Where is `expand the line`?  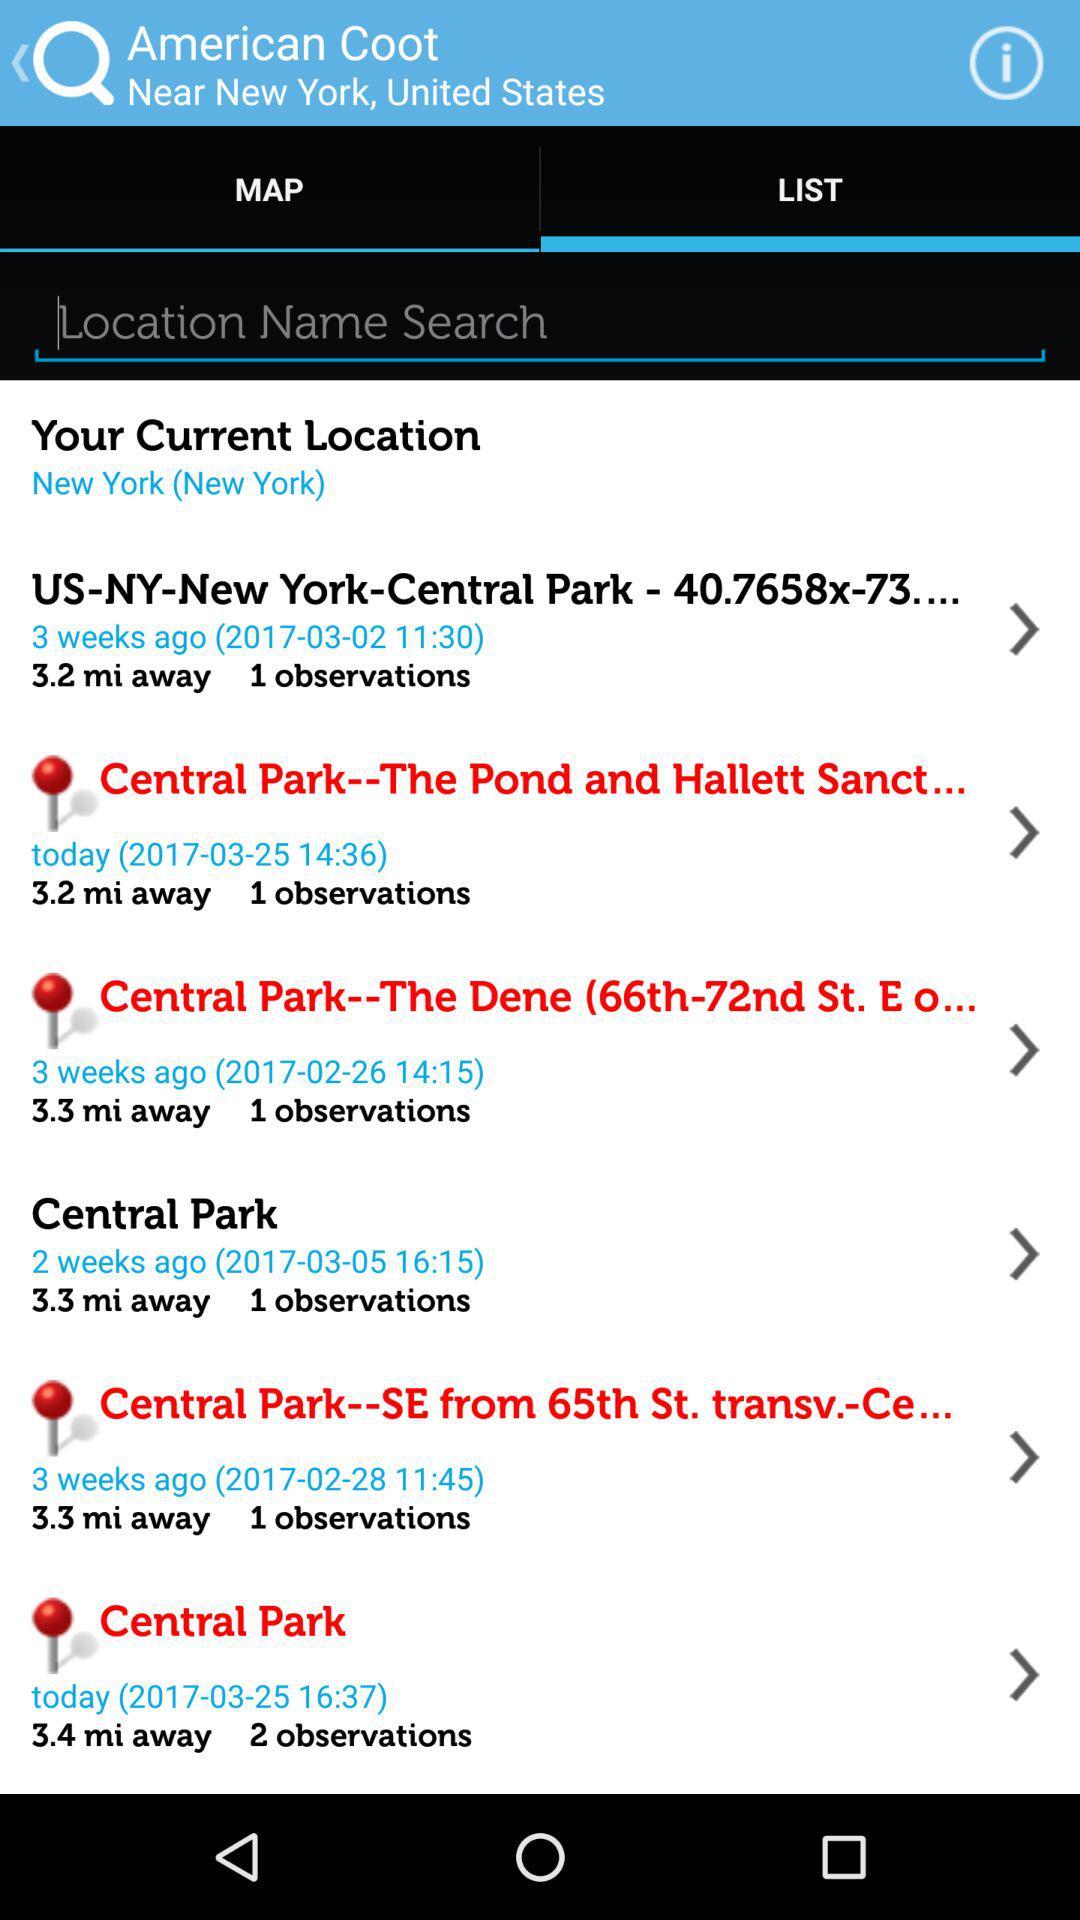
expand the line is located at coordinates (1024, 1457).